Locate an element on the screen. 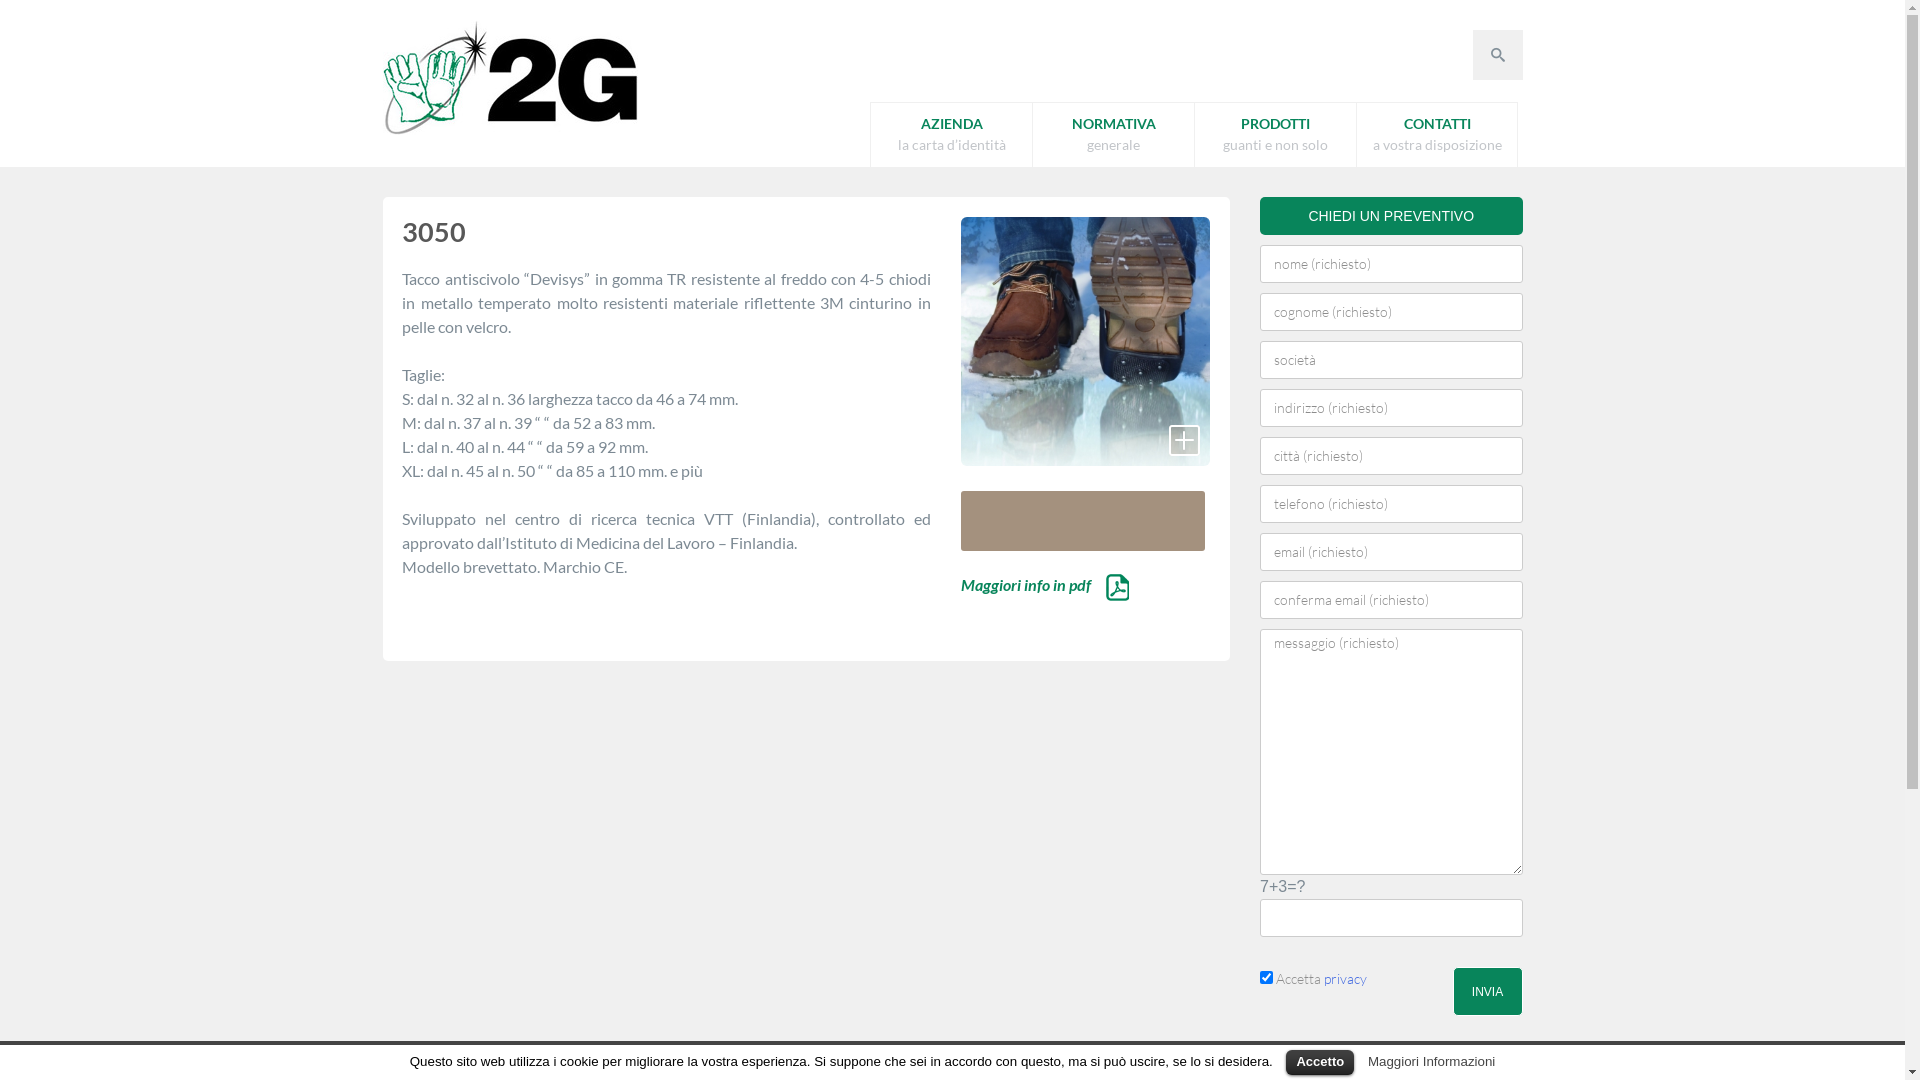  'NORMATIVA is located at coordinates (1112, 135).